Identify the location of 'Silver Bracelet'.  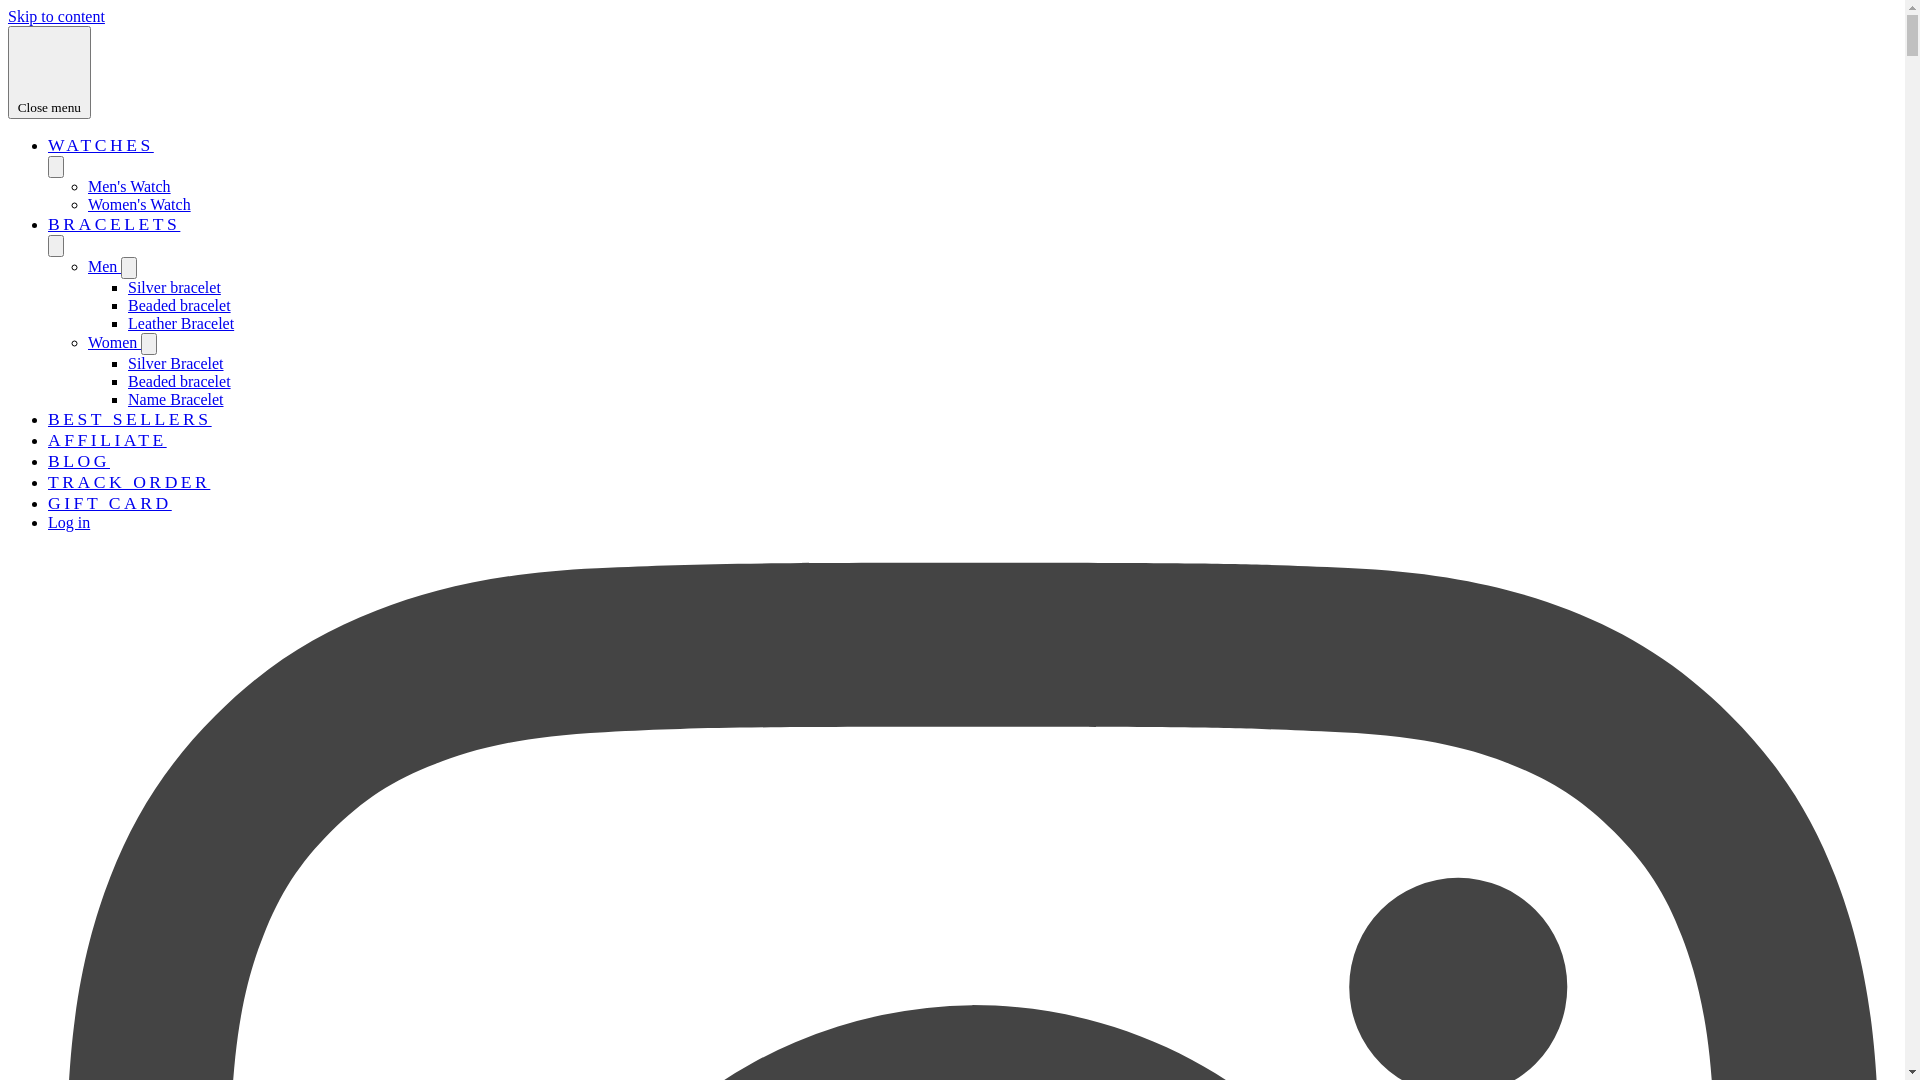
(176, 363).